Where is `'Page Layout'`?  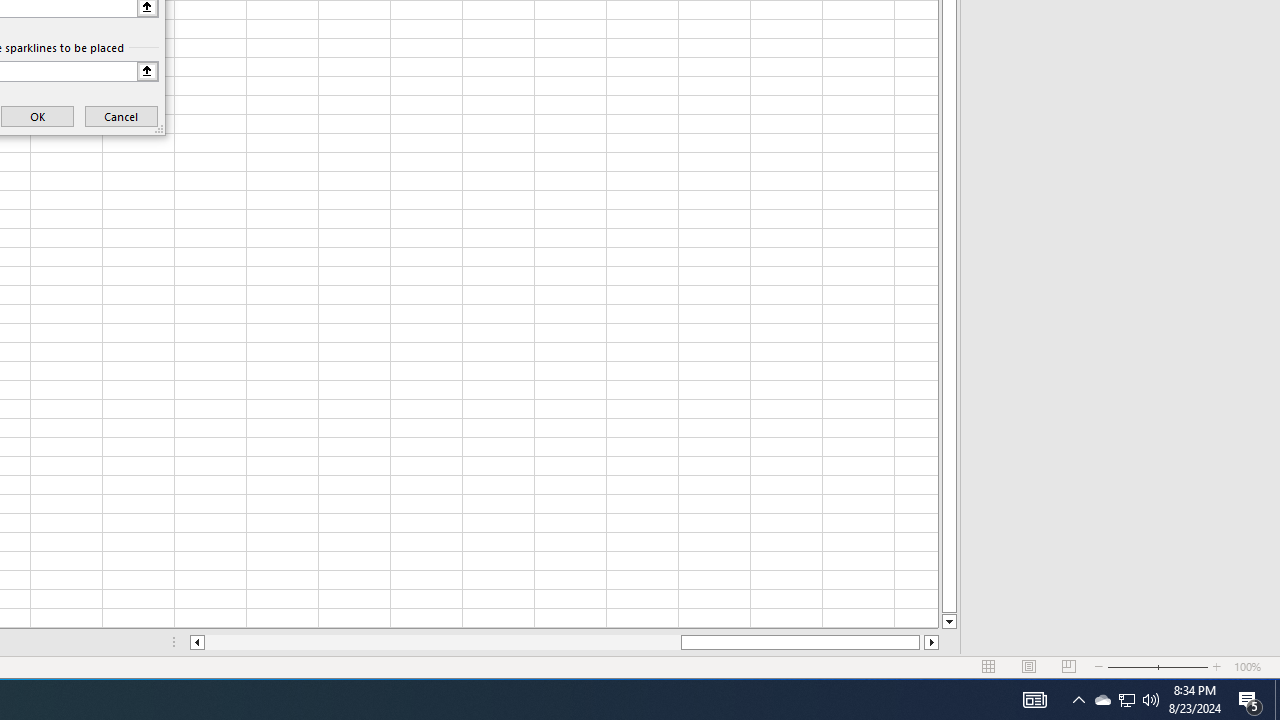 'Page Layout' is located at coordinates (1029, 667).